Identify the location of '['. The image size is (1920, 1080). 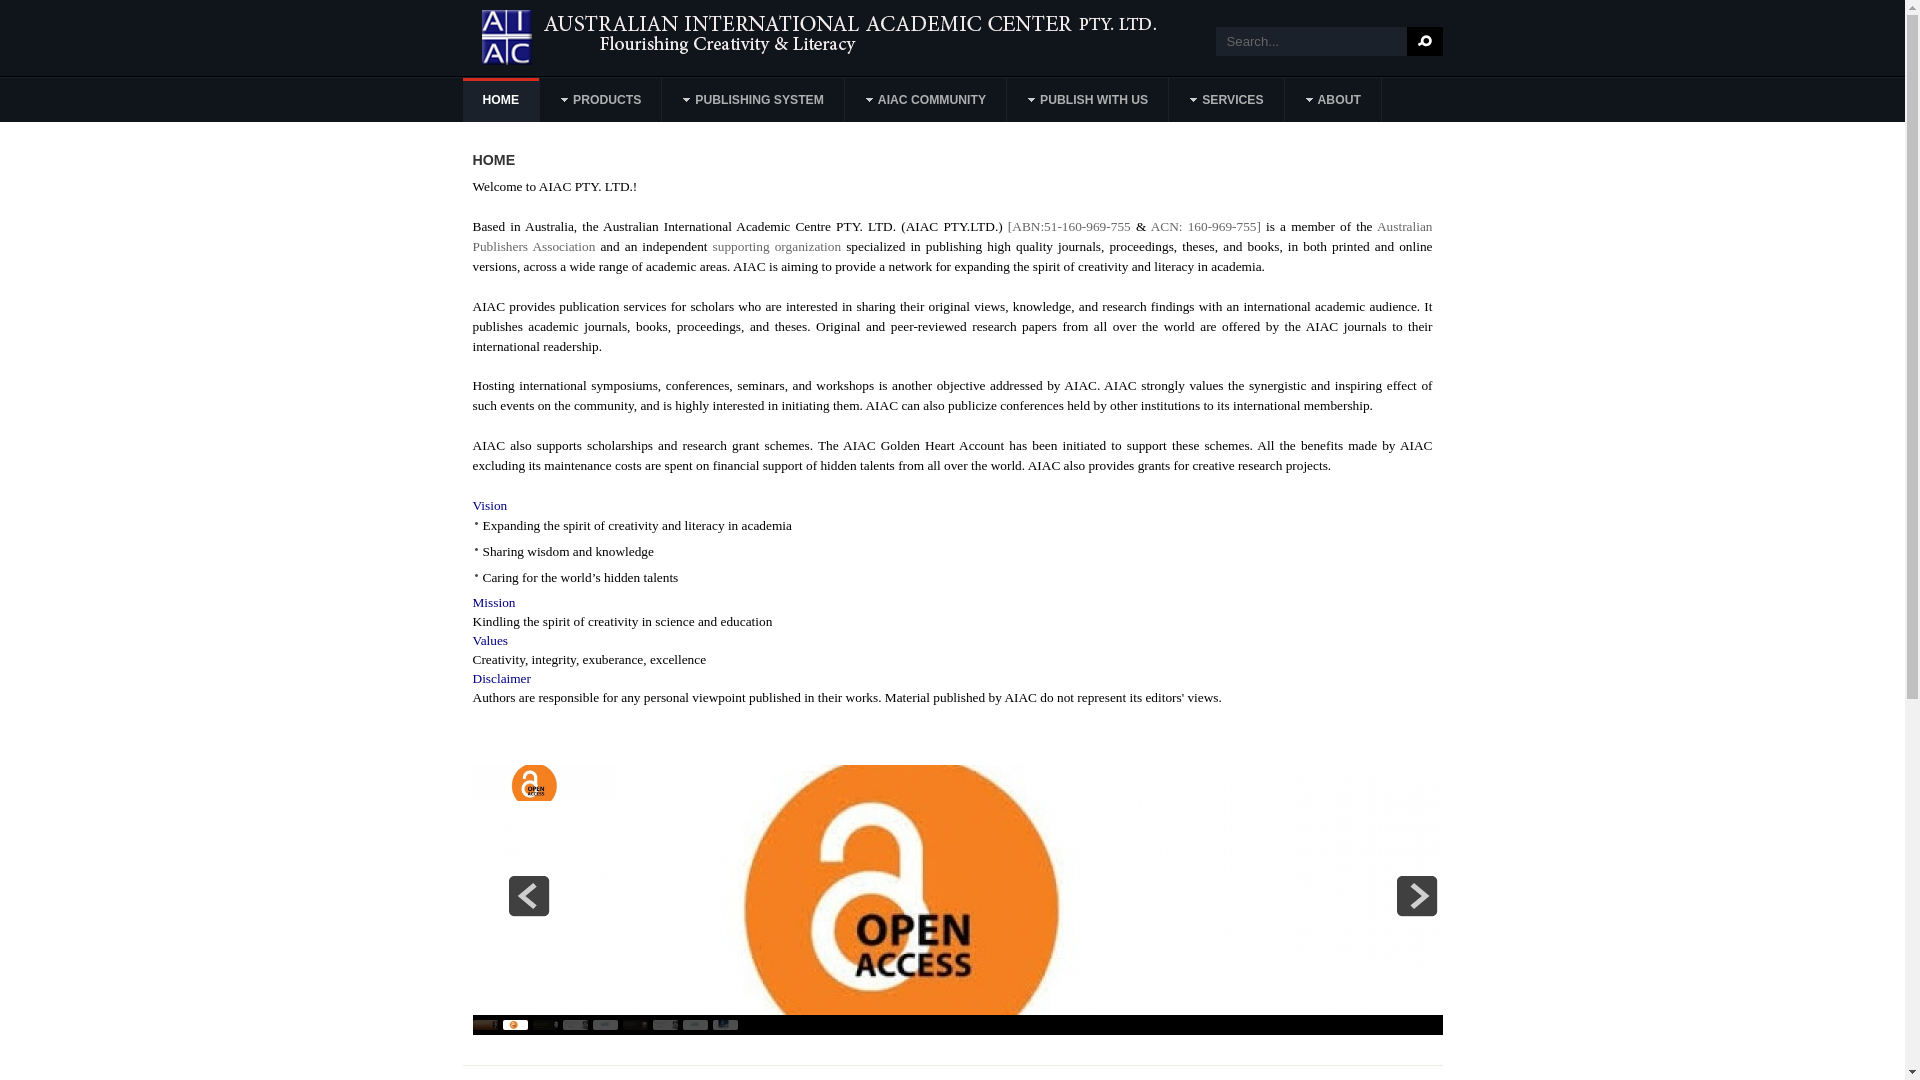
(1008, 225).